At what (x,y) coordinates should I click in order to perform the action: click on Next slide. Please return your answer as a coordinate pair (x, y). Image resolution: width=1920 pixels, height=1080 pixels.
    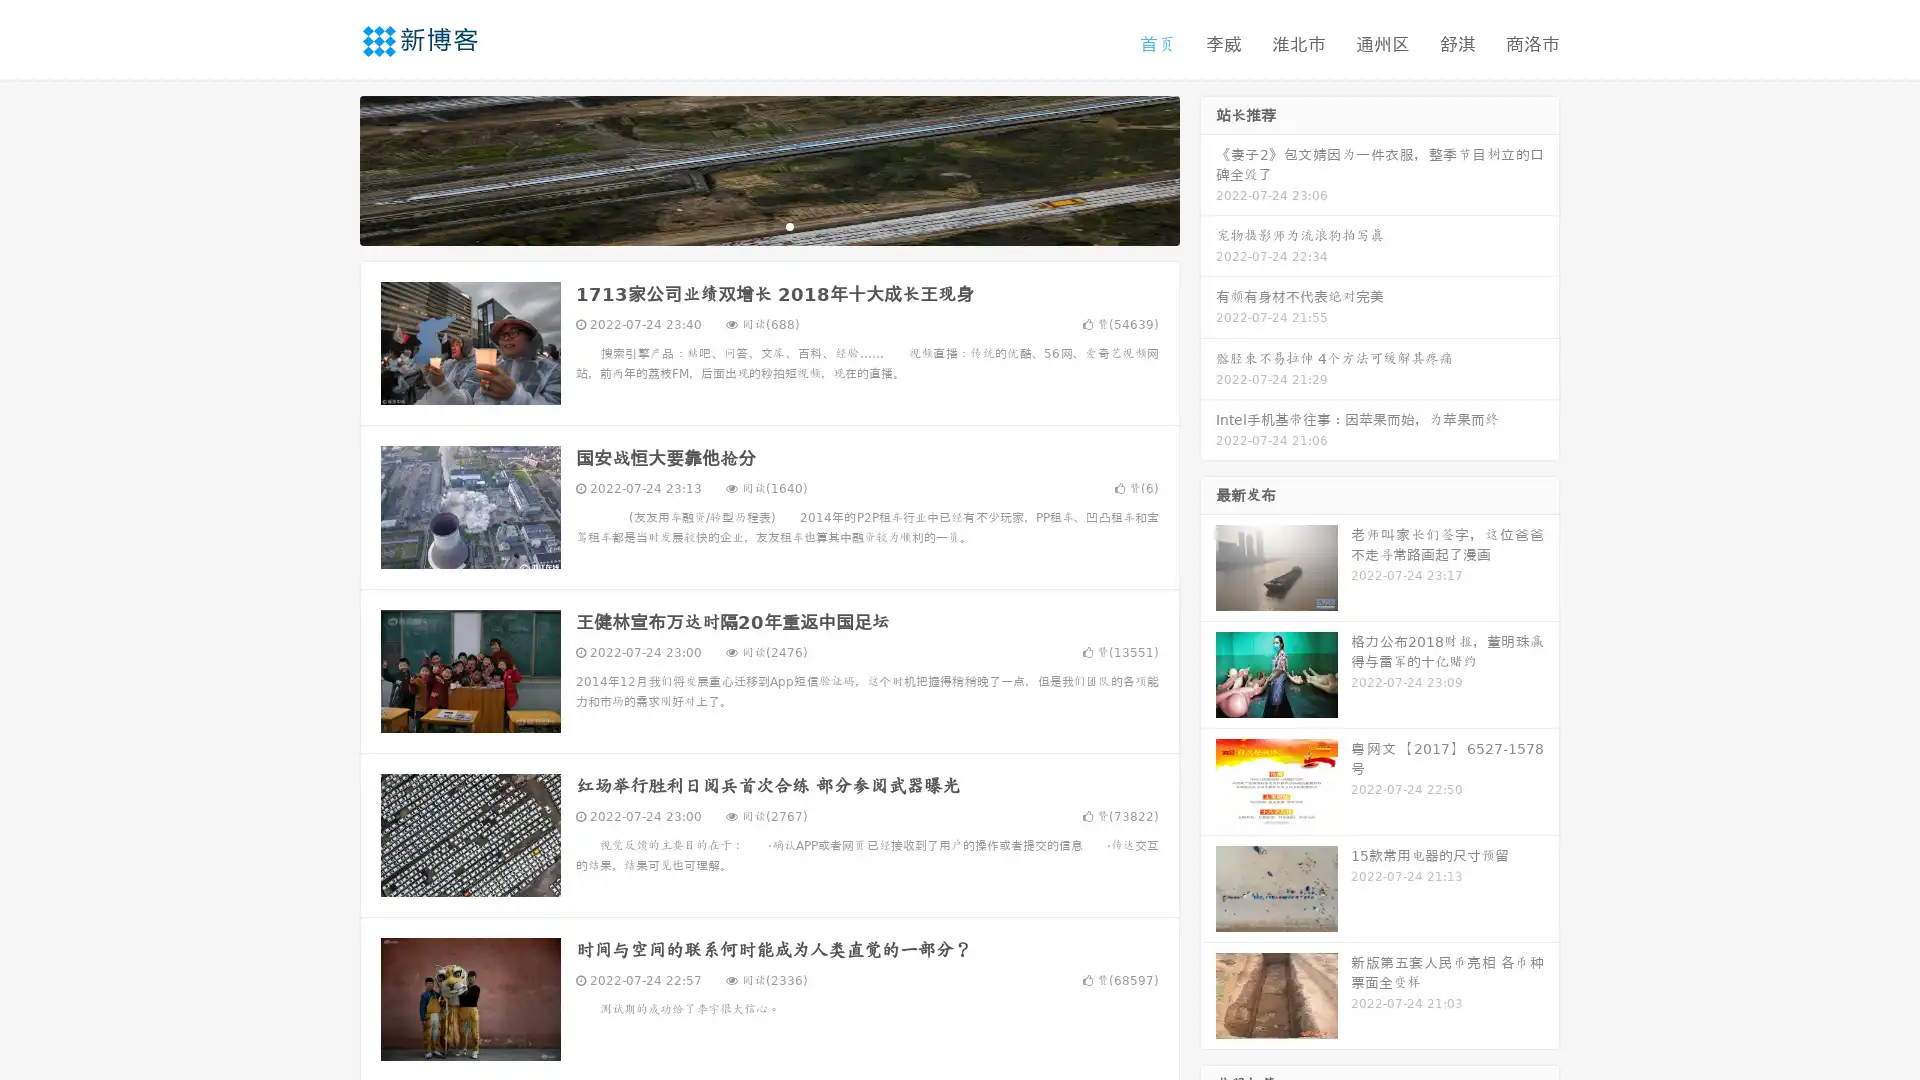
    Looking at the image, I should click on (1208, 168).